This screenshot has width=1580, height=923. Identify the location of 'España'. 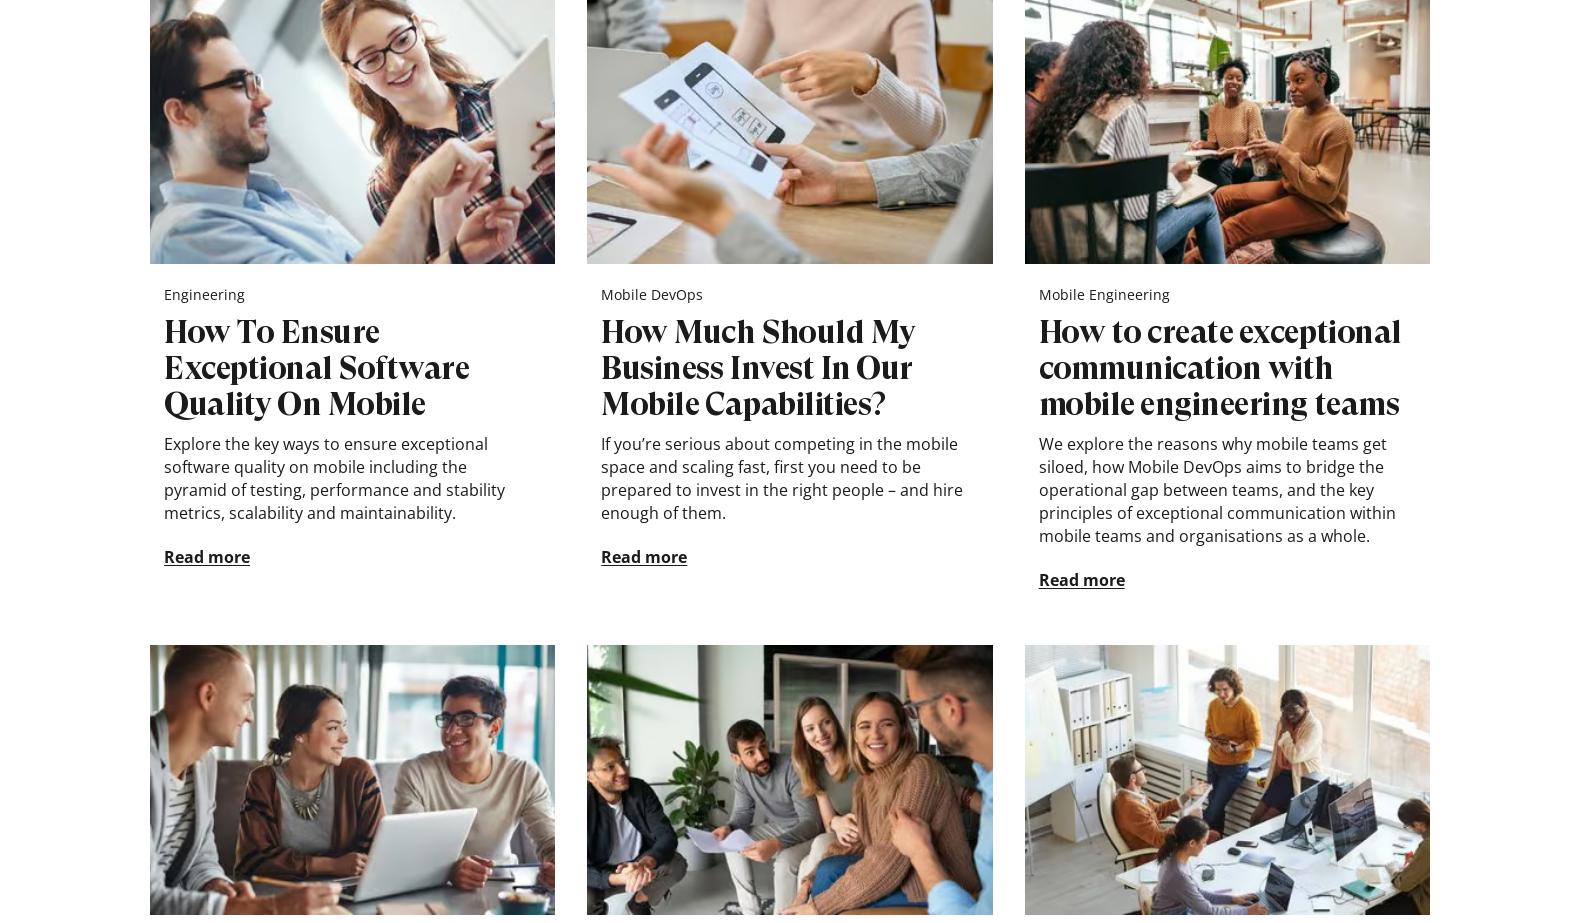
(370, 857).